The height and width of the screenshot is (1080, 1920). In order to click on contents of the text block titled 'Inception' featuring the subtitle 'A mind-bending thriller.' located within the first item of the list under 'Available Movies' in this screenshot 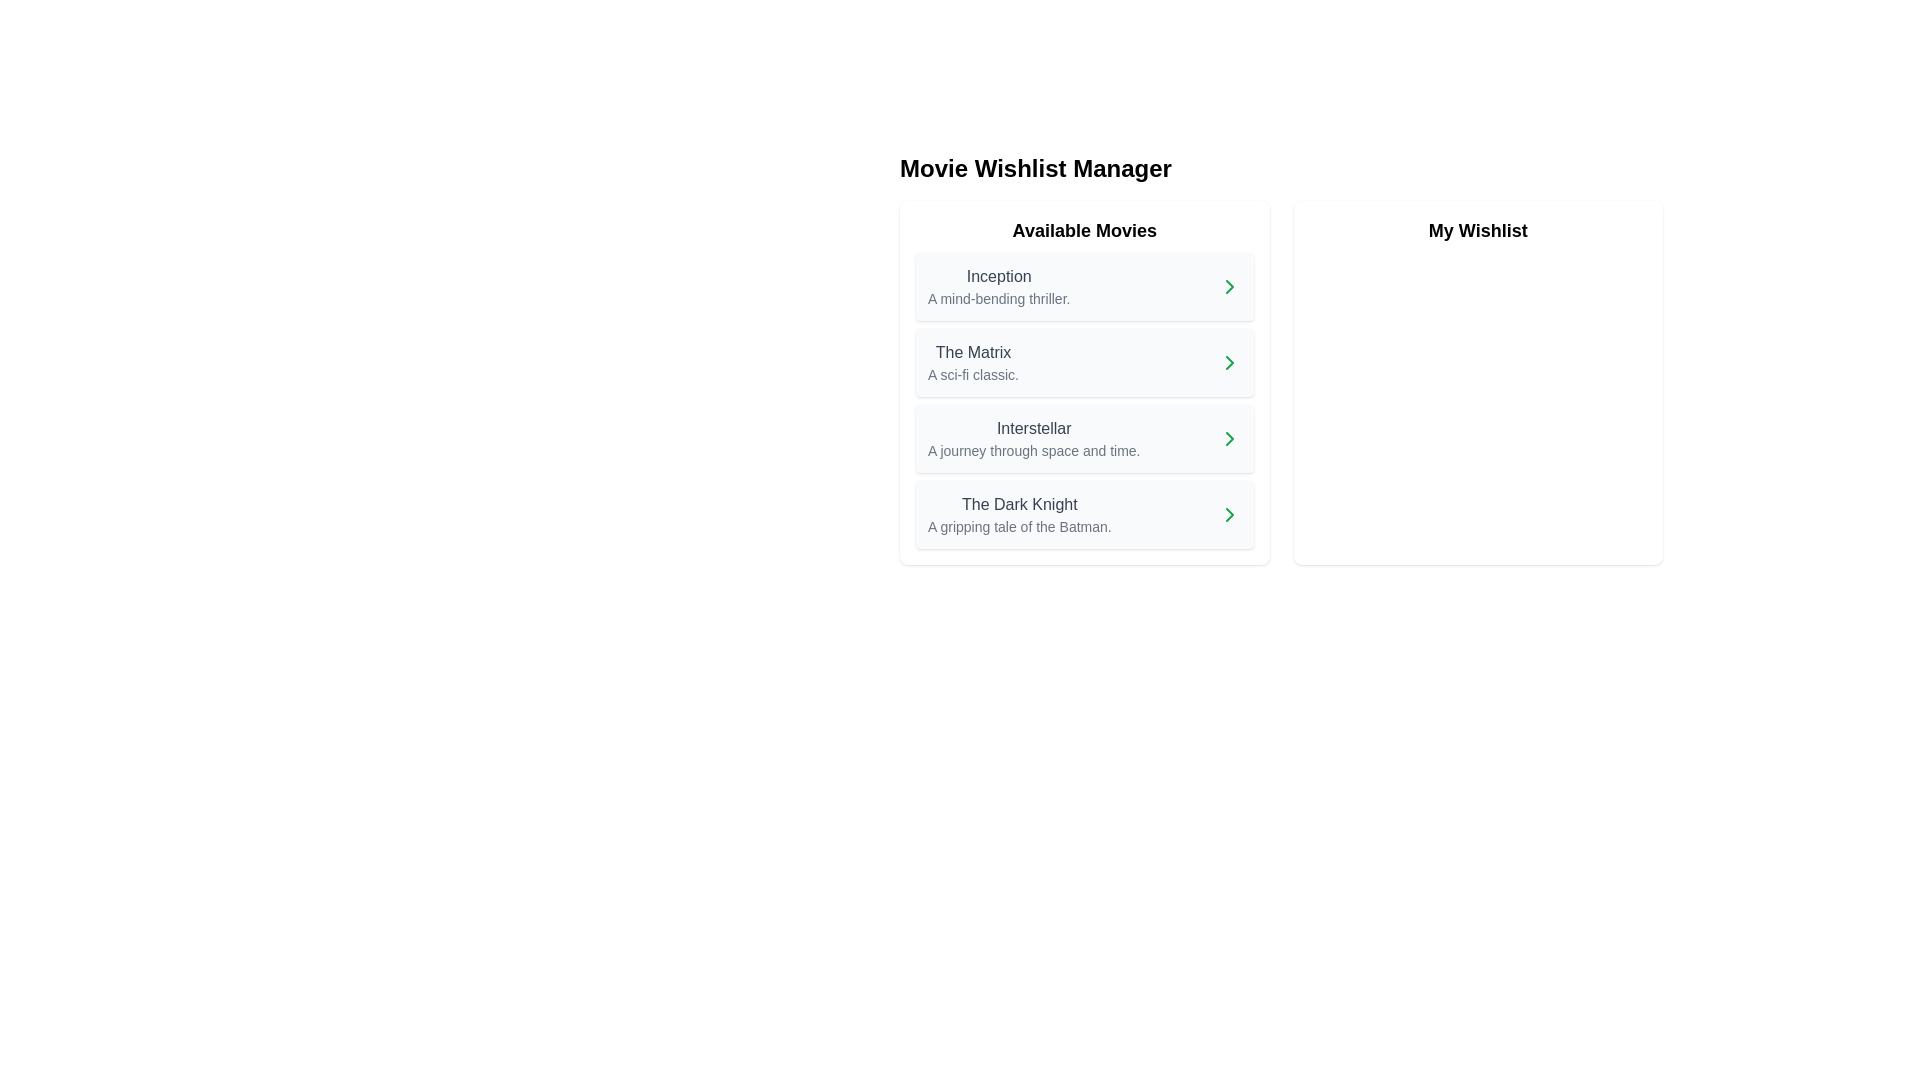, I will do `click(999, 286)`.